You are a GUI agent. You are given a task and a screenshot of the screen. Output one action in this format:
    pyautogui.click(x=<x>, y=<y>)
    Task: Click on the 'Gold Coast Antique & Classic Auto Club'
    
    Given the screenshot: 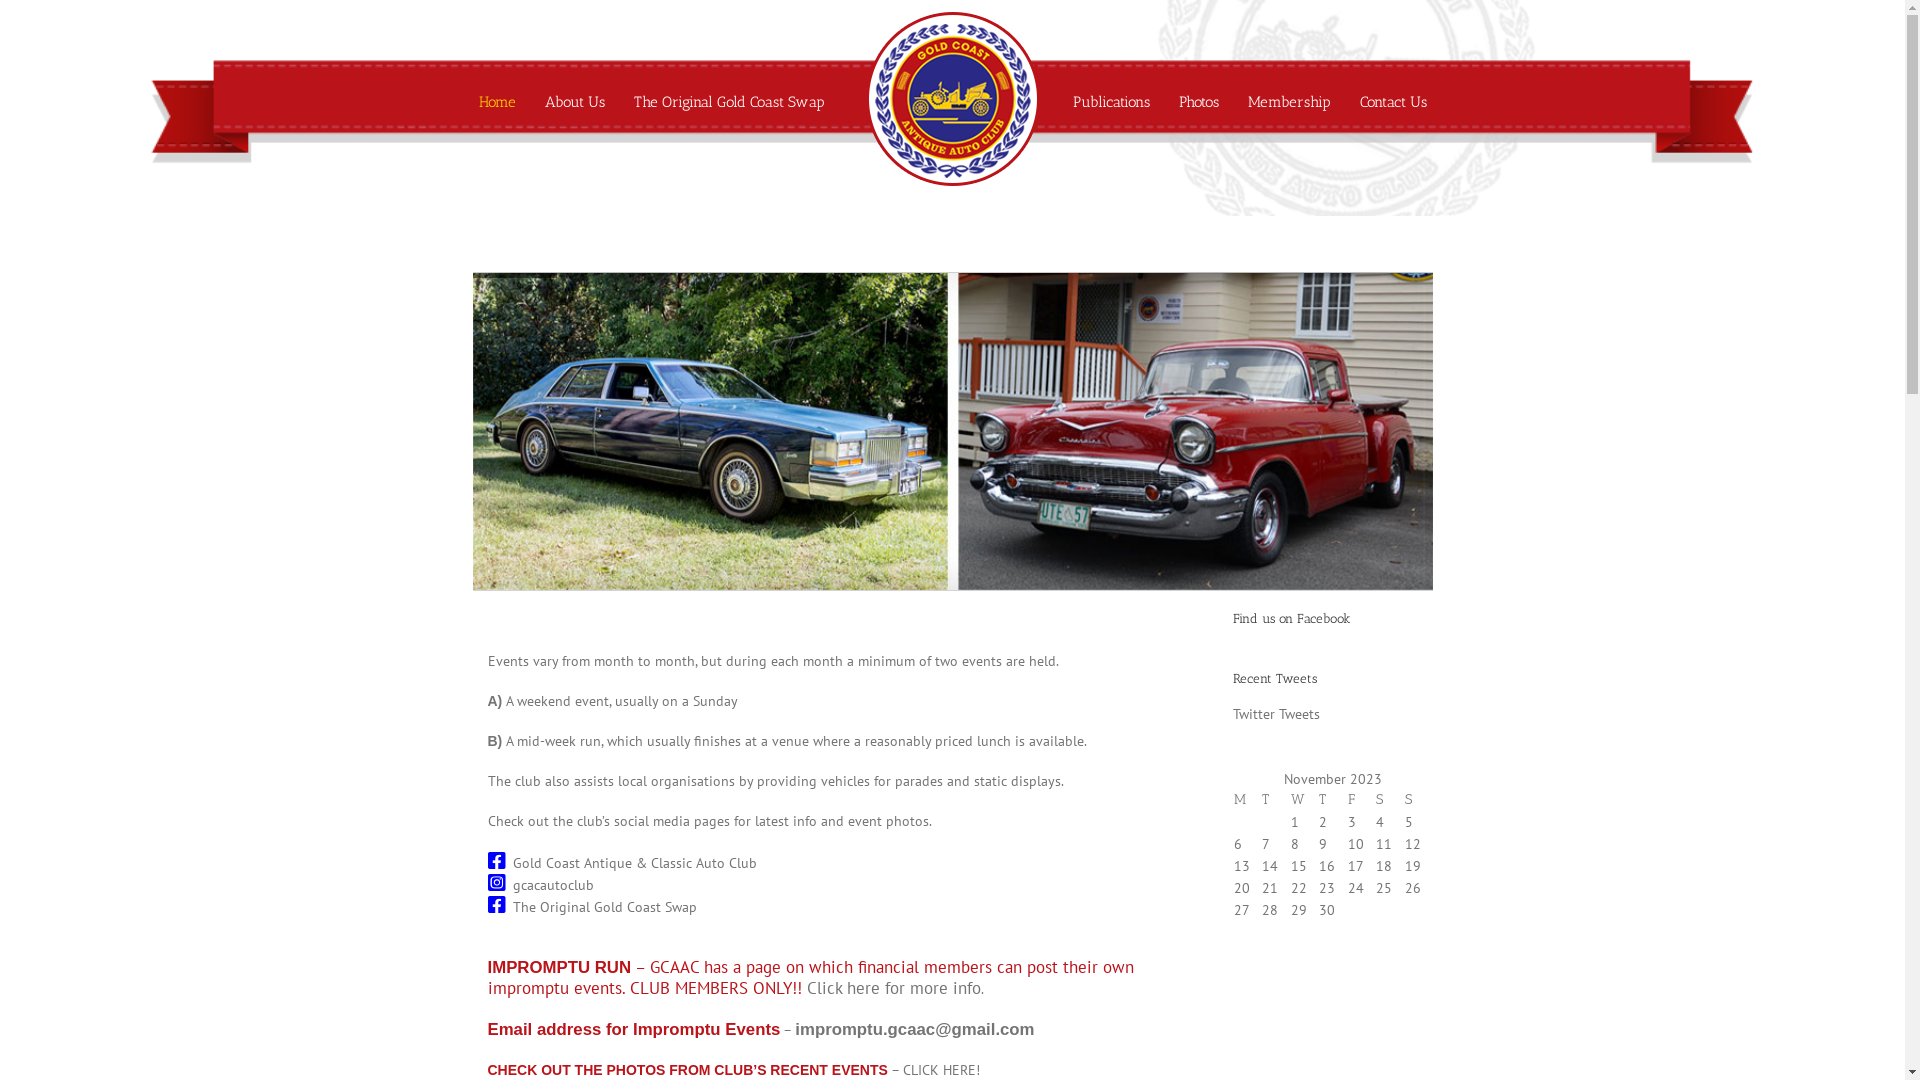 What is the action you would take?
    pyautogui.click(x=632, y=862)
    